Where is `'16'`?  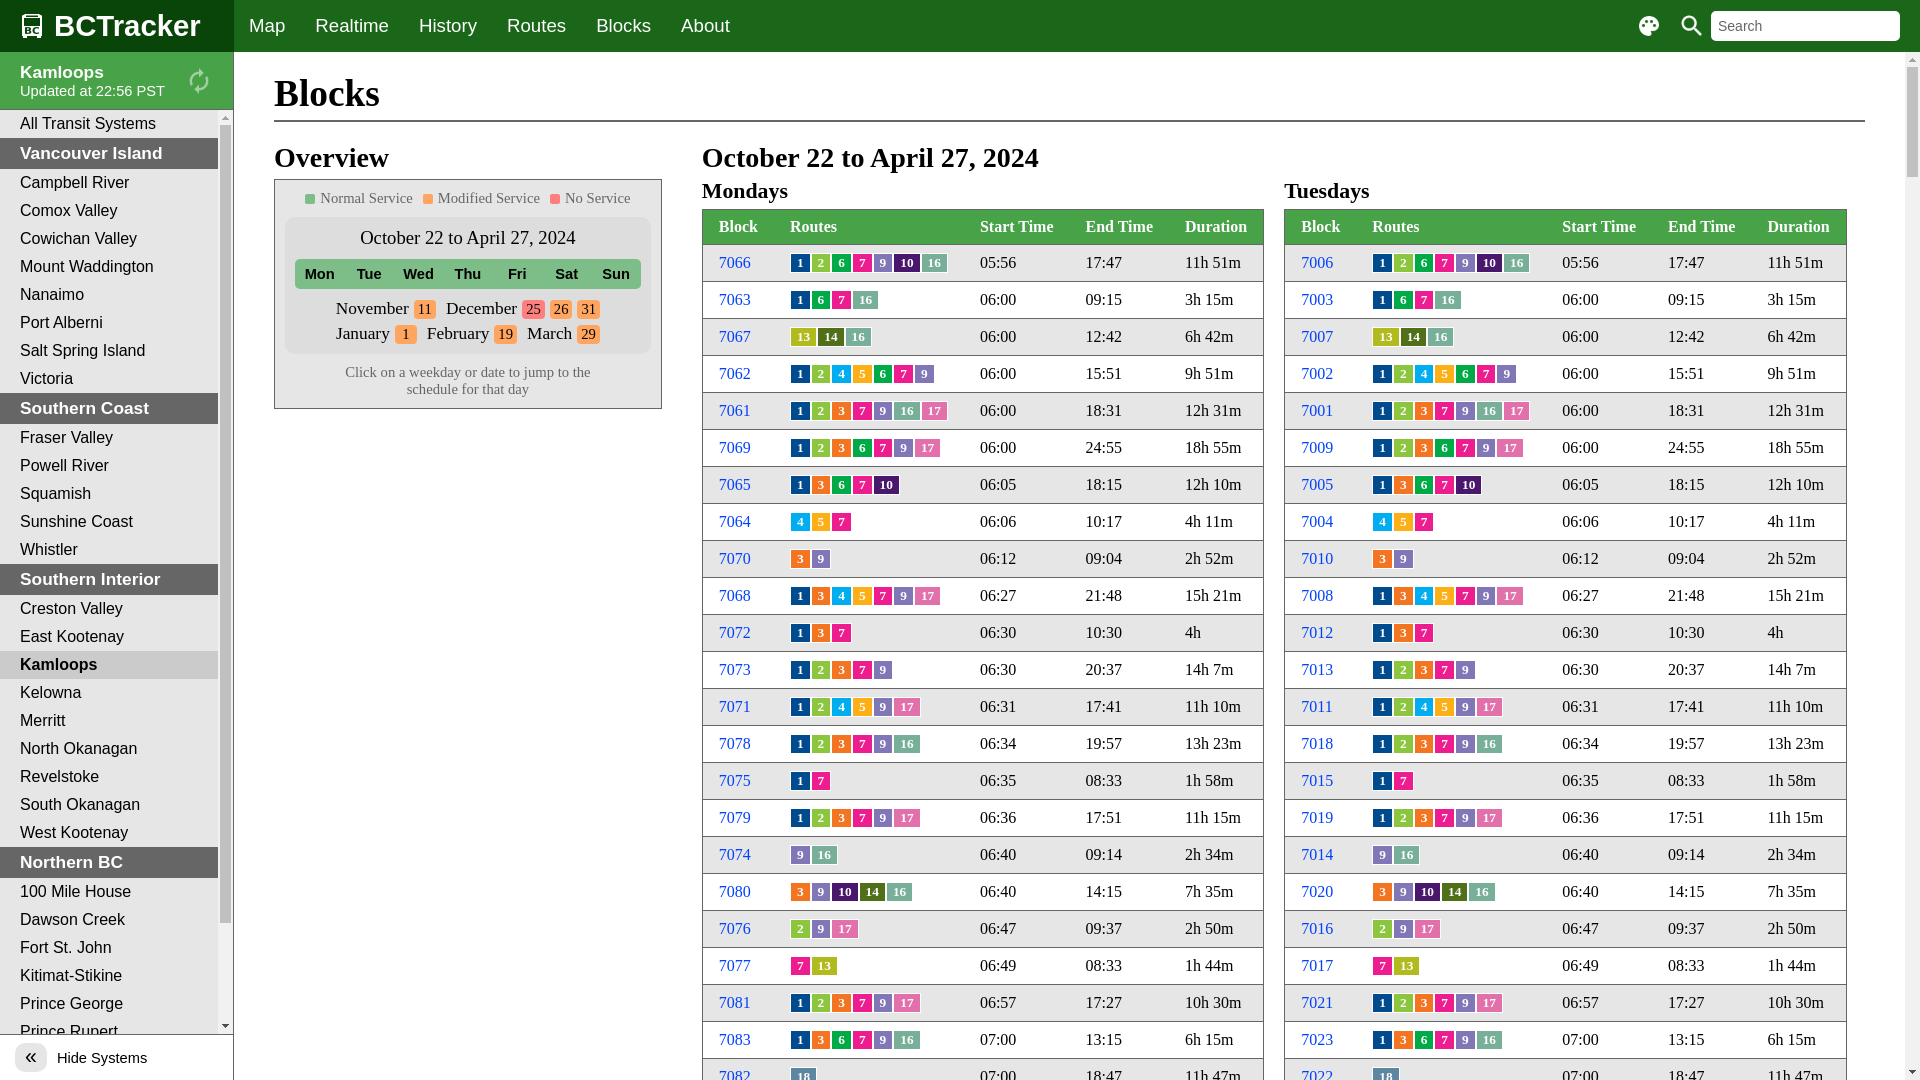
'16' is located at coordinates (1425, 335).